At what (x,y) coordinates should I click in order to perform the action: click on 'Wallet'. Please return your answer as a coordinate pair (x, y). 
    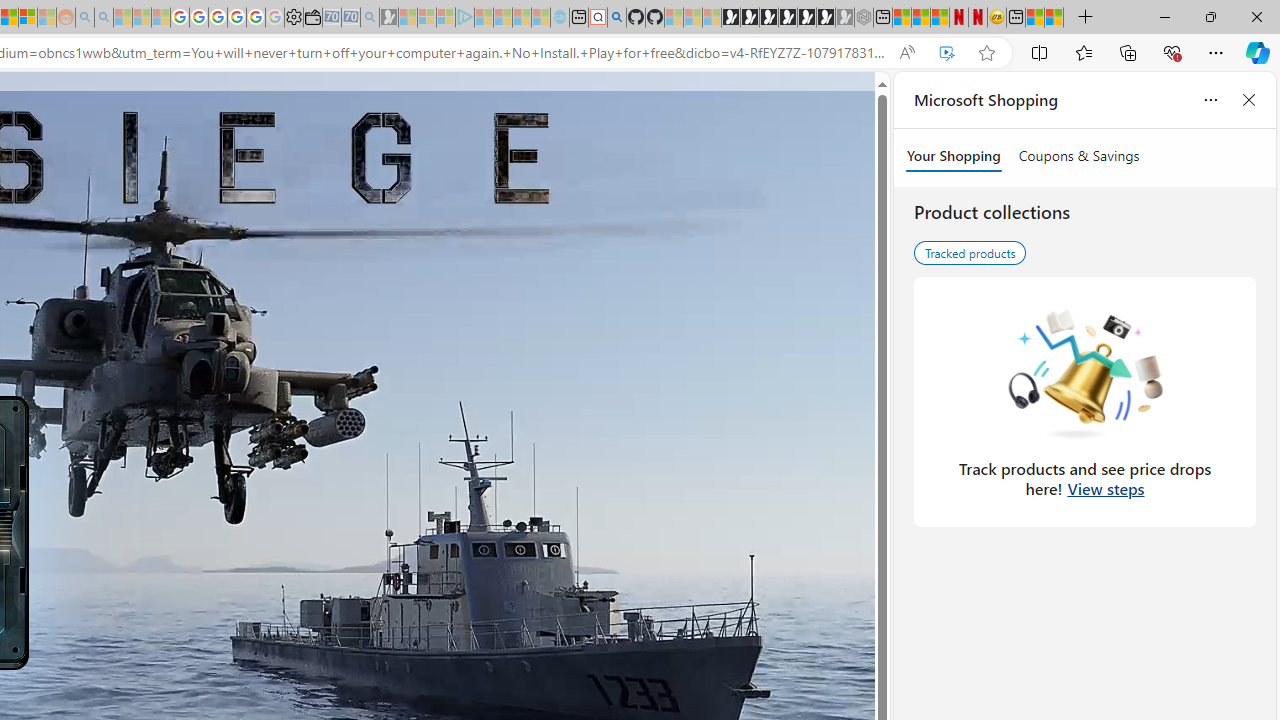
    Looking at the image, I should click on (311, 17).